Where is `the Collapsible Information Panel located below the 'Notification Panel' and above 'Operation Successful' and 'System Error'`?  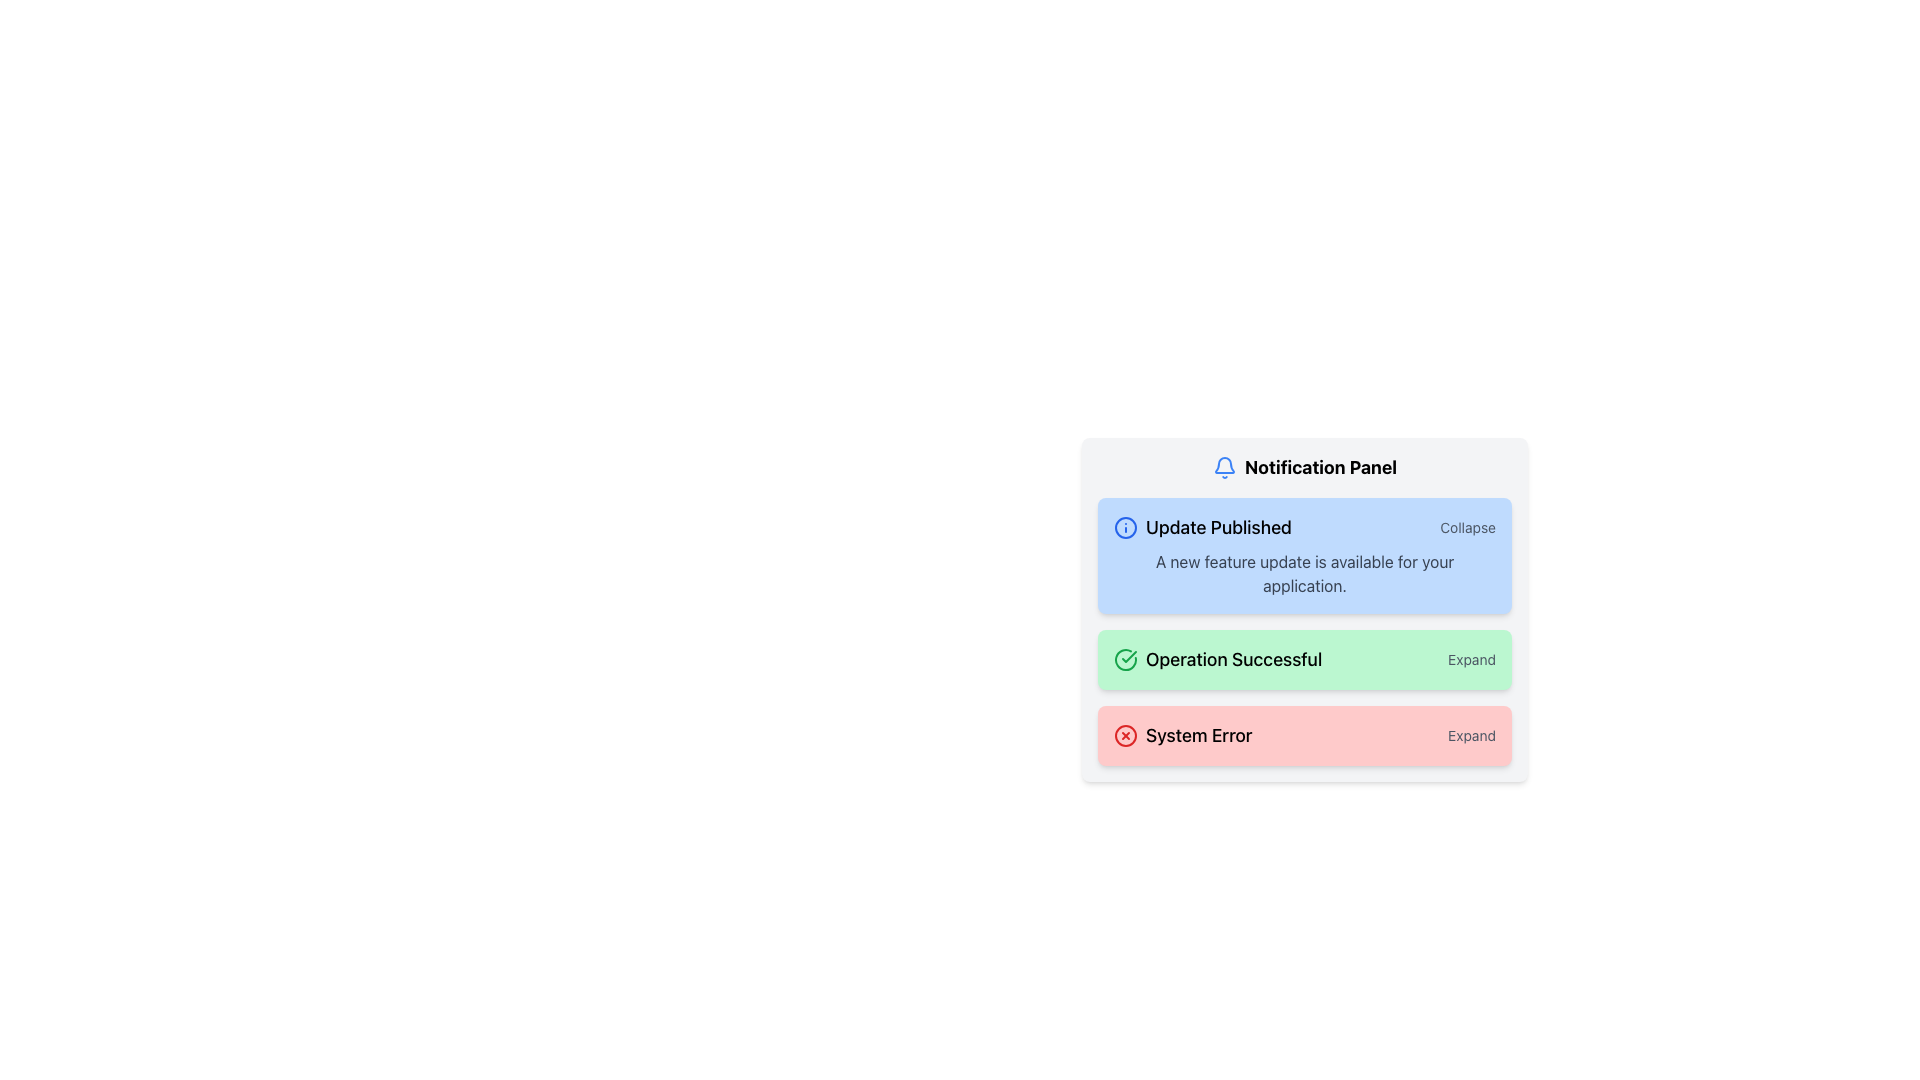
the Collapsible Information Panel located below the 'Notification Panel' and above 'Operation Successful' and 'System Error' is located at coordinates (1305, 608).